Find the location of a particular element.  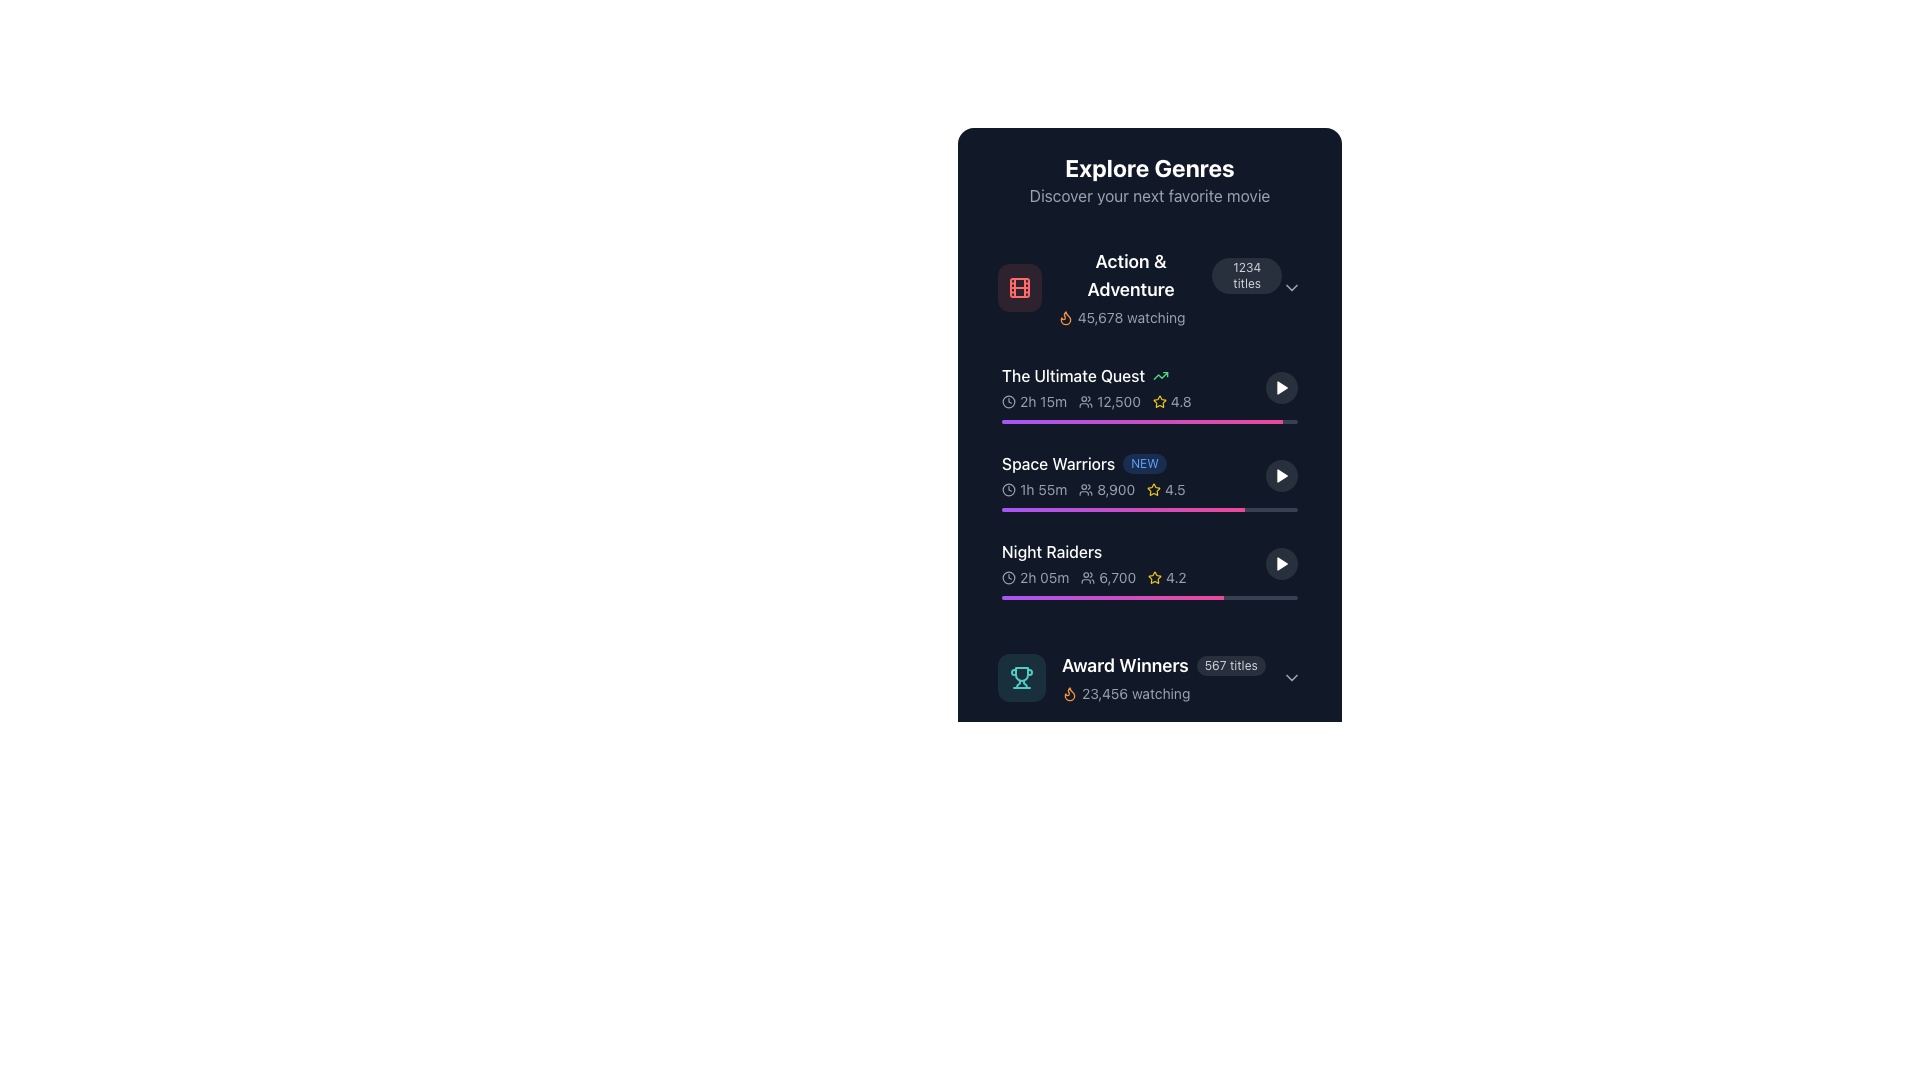

the Text Label displaying the value '4.8', which is styled in a small gray font and located next to a yellow star icon in a dark-themed interface is located at coordinates (1181, 401).